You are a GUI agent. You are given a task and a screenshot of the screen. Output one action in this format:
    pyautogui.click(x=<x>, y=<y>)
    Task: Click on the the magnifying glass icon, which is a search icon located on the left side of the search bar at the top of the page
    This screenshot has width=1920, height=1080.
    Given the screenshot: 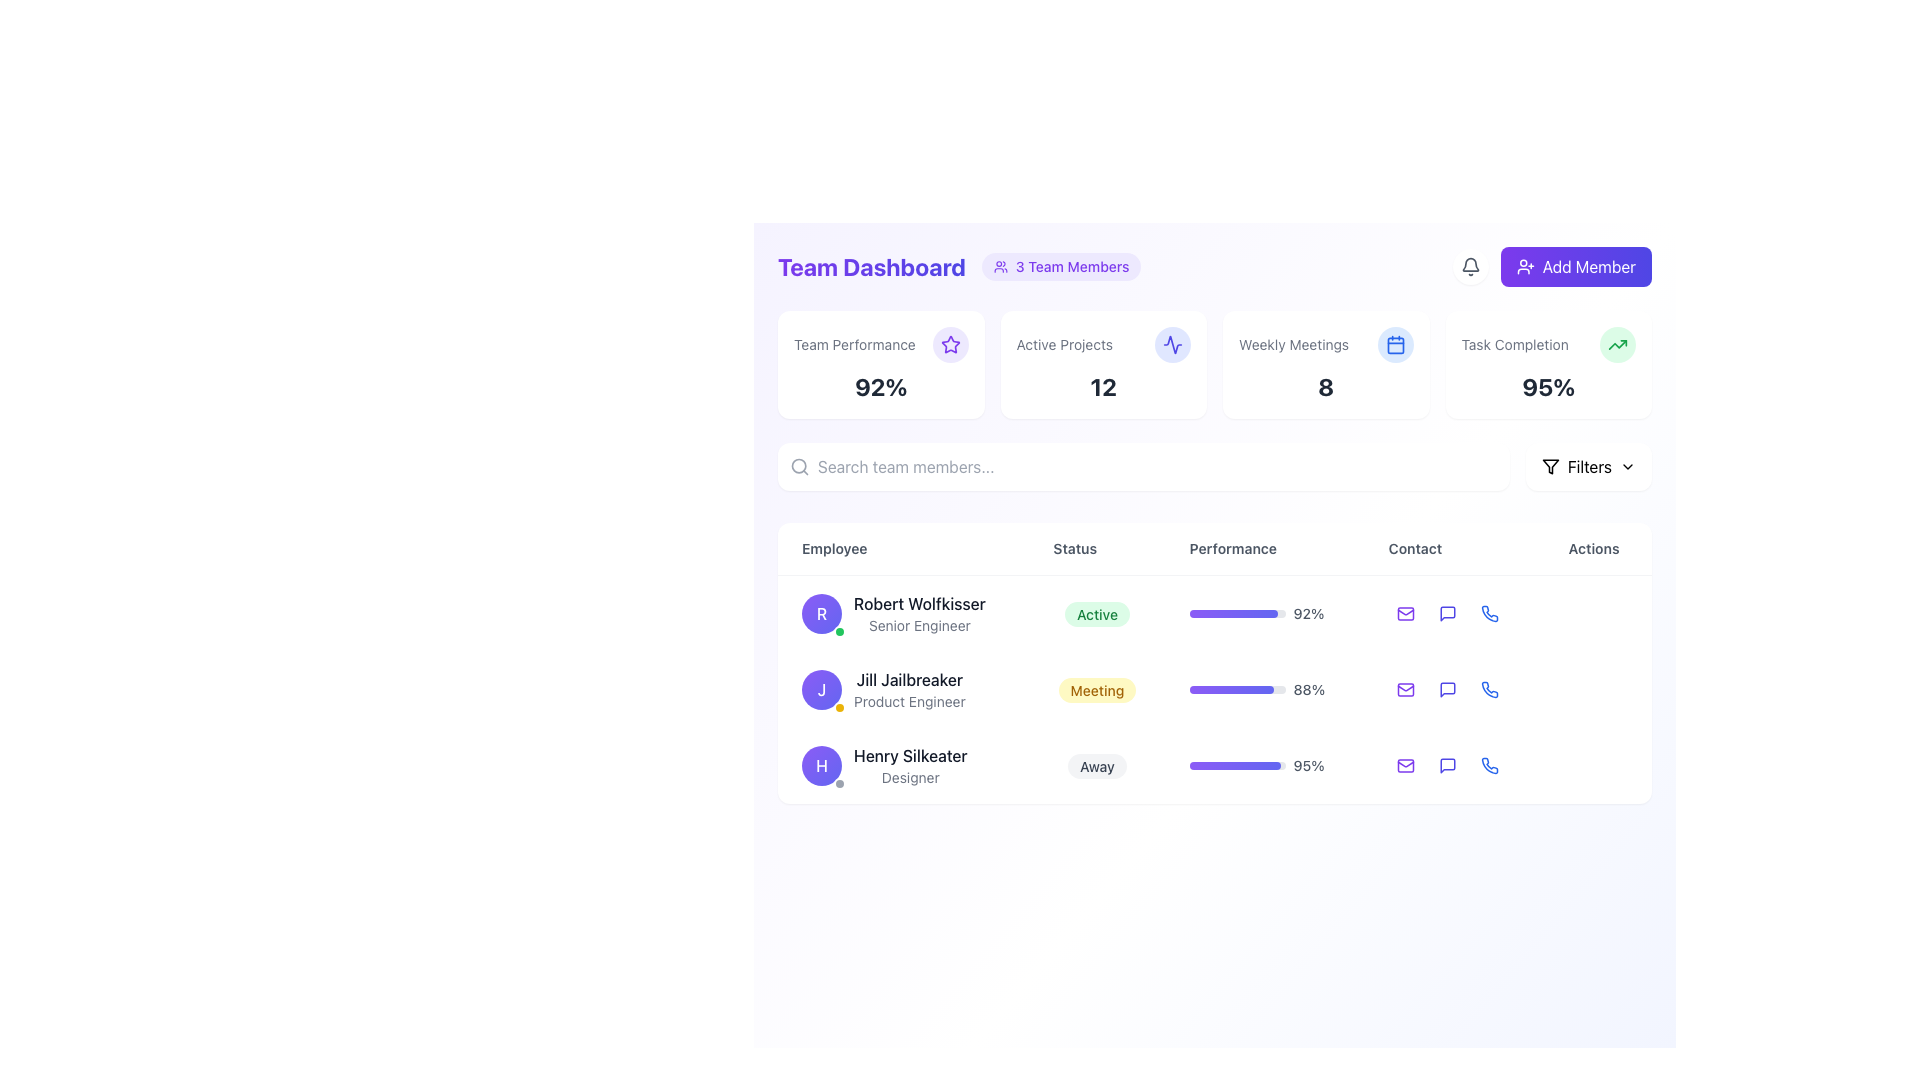 What is the action you would take?
    pyautogui.click(x=800, y=466)
    